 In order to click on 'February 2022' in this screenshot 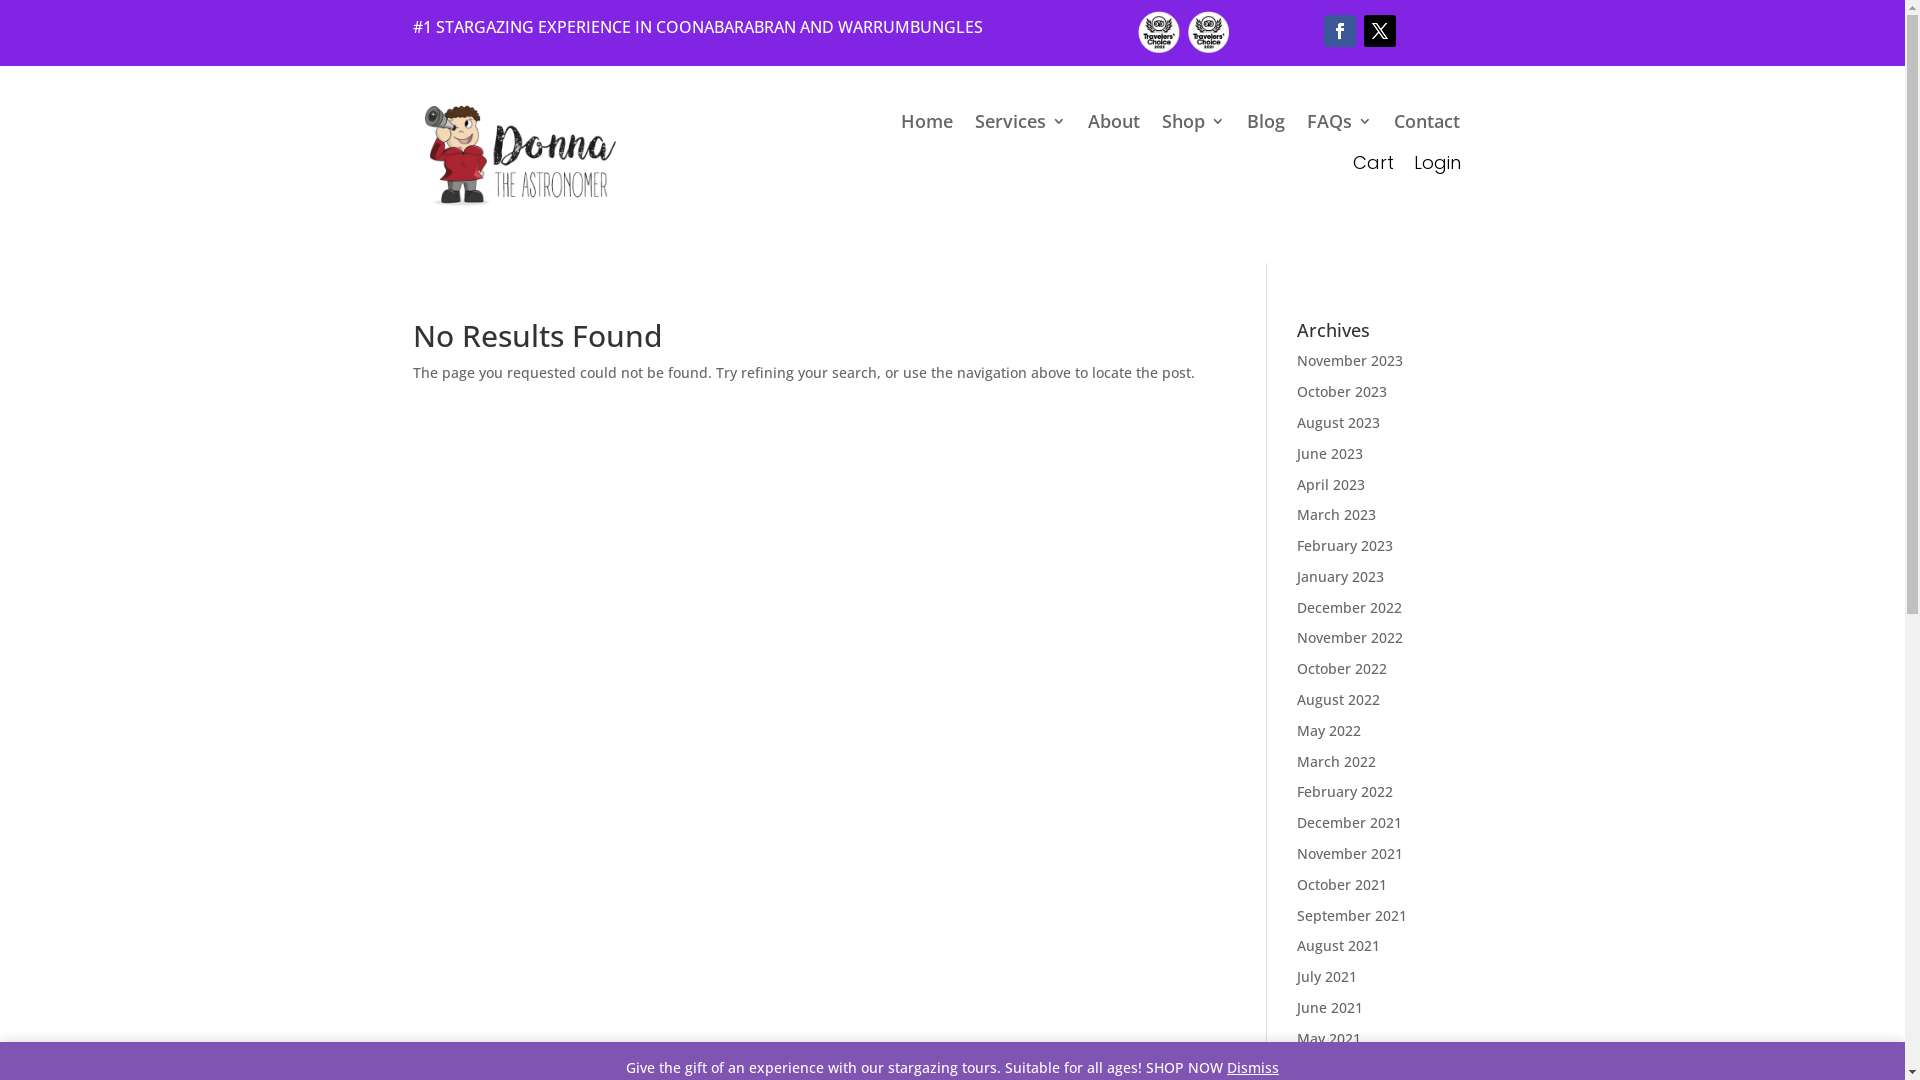, I will do `click(1296, 790)`.